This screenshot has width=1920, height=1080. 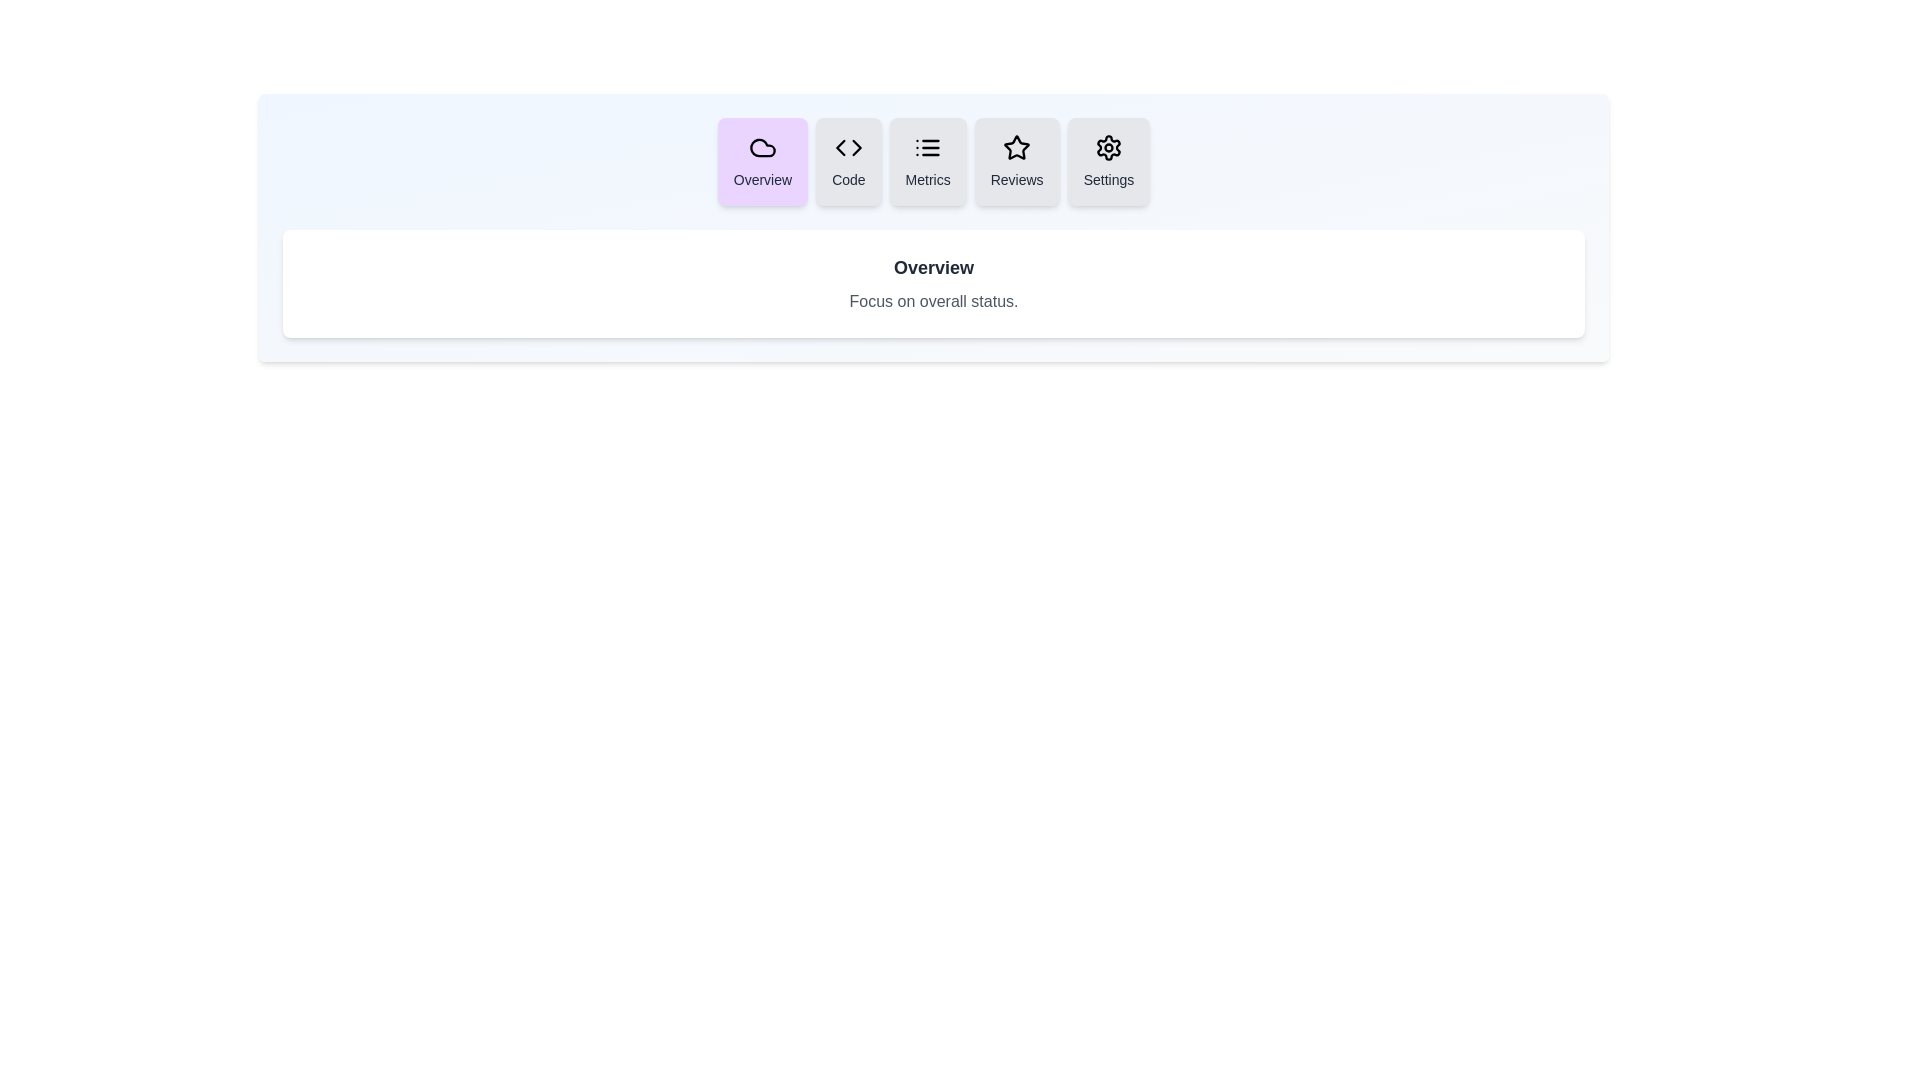 I want to click on the tab labeled Settings, so click(x=1107, y=161).